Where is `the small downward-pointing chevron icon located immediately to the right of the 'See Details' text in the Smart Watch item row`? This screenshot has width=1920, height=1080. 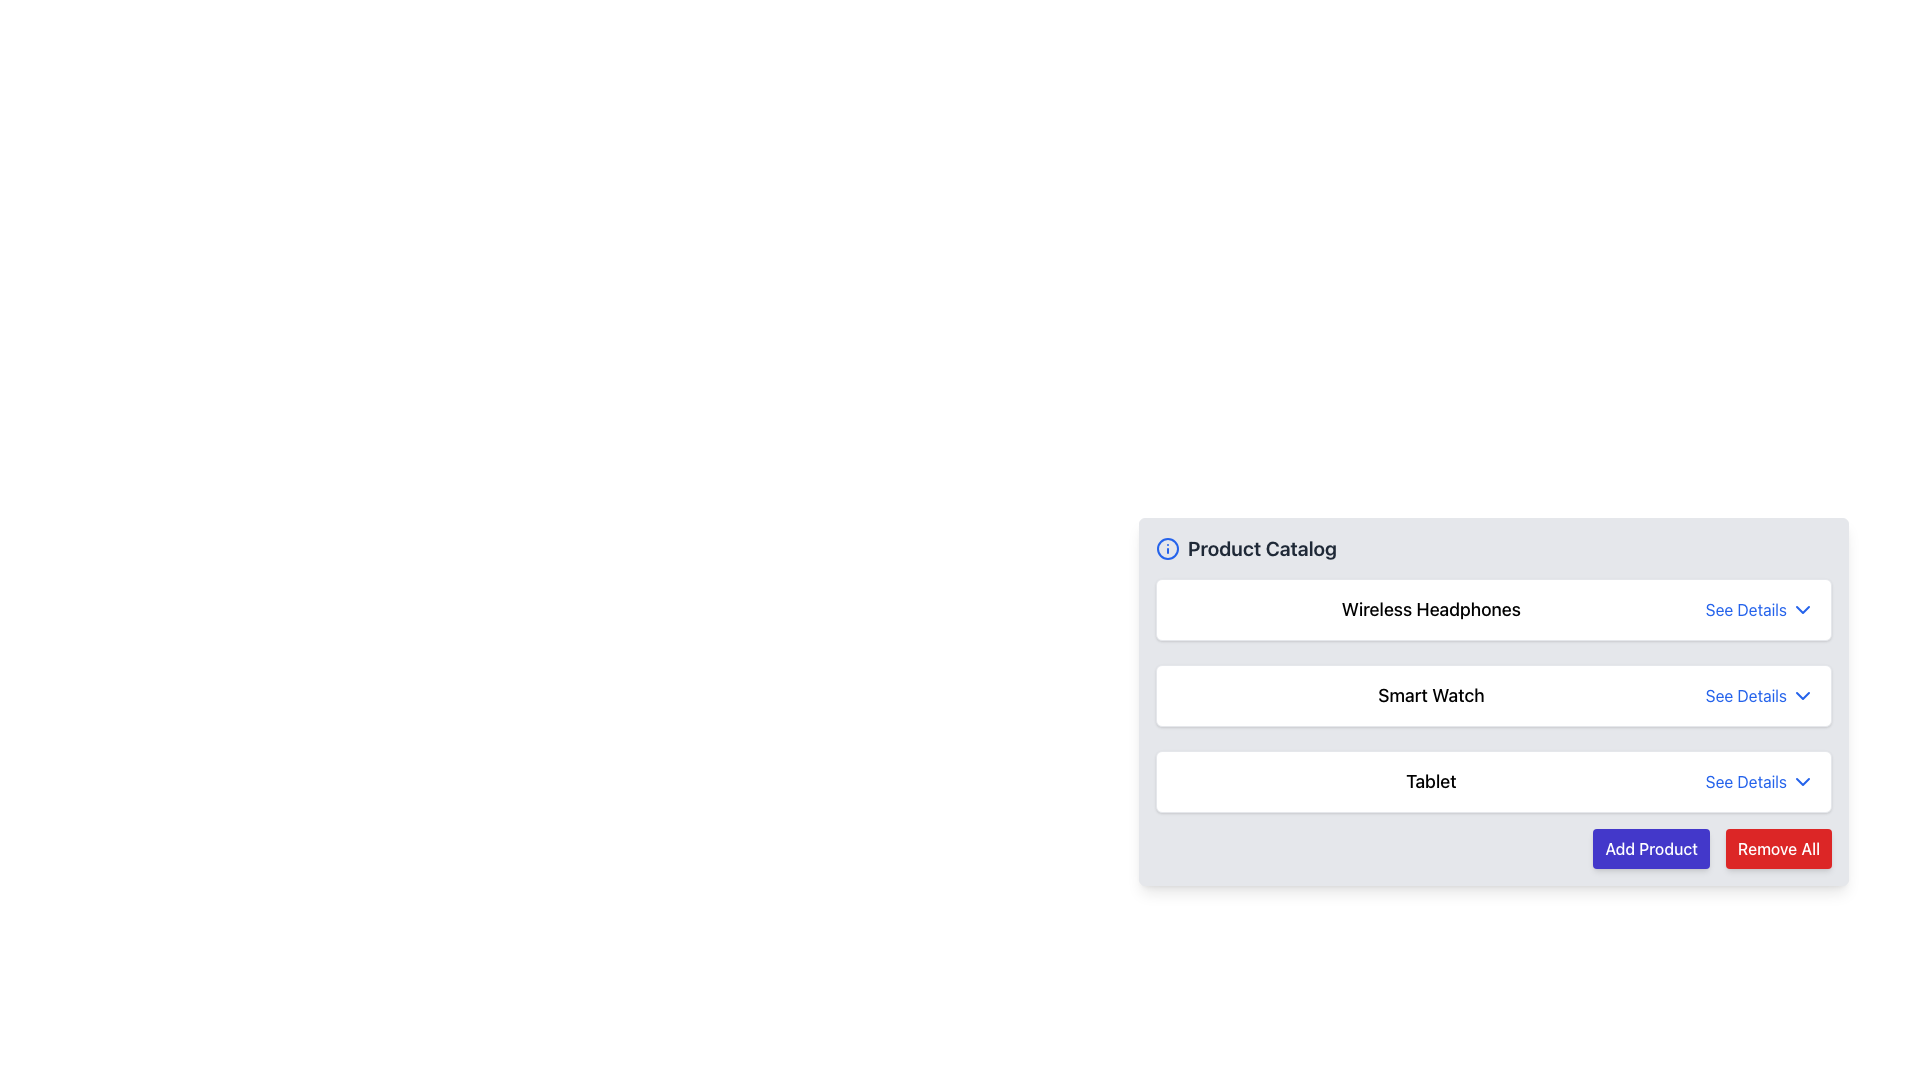 the small downward-pointing chevron icon located immediately to the right of the 'See Details' text in the Smart Watch item row is located at coordinates (1803, 694).